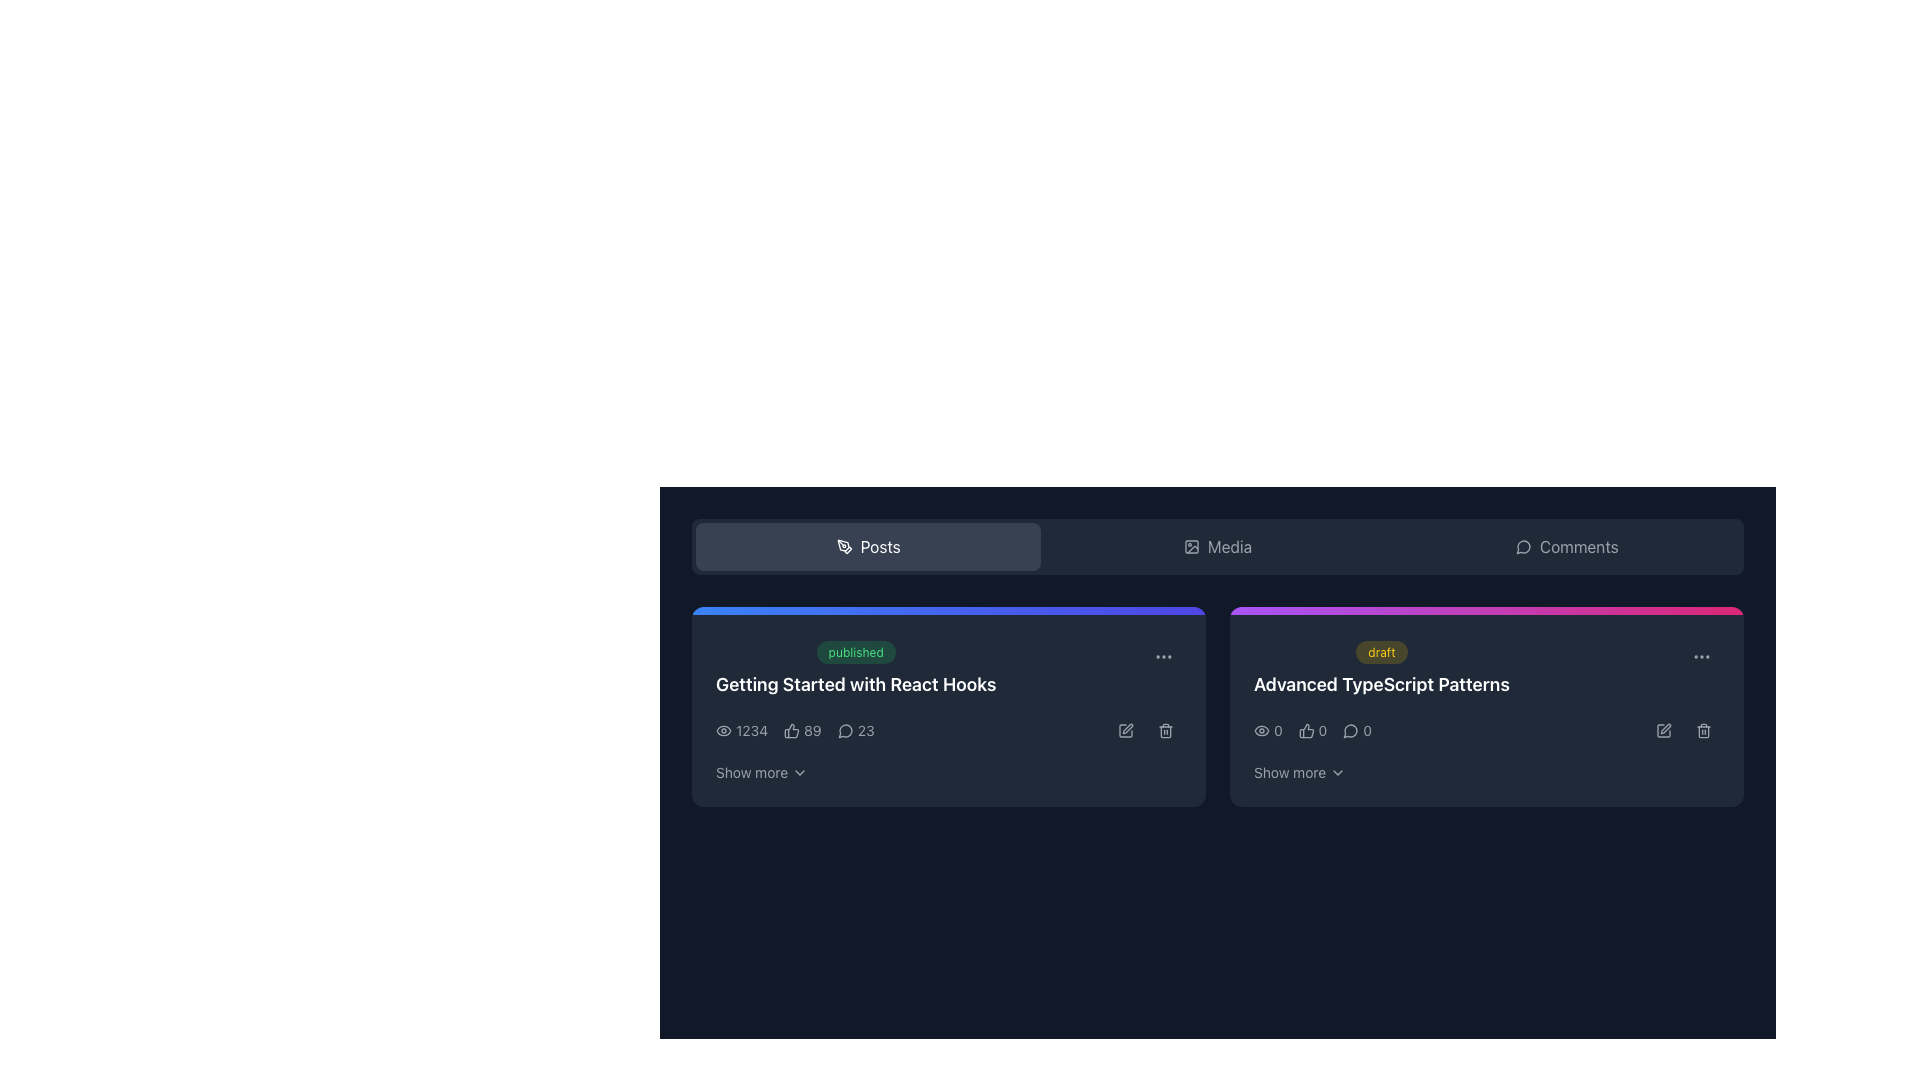 The height and width of the screenshot is (1080, 1920). I want to click on the 'delete' button located at the bottom-right corner of the card titled 'Advanced TypeScript Patterns', so click(1703, 731).